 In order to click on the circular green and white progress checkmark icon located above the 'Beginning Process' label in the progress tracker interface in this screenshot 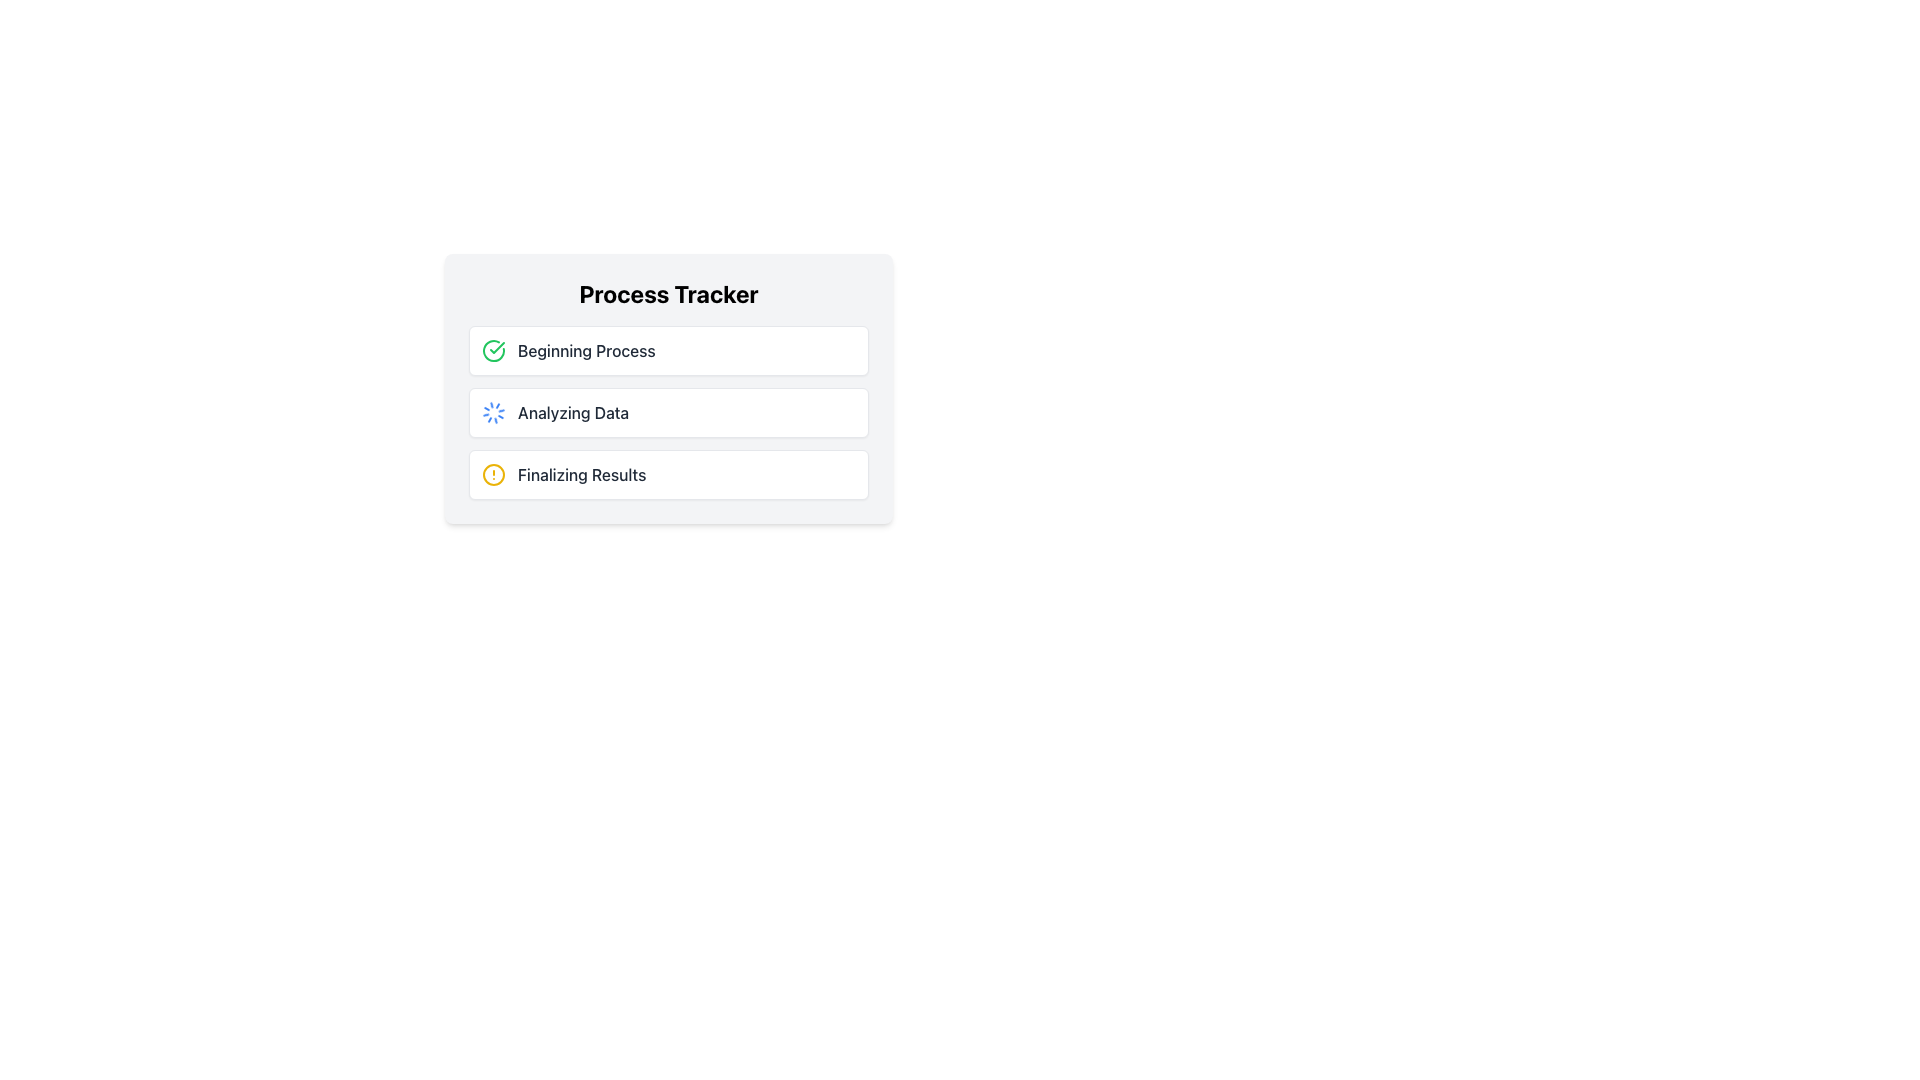, I will do `click(494, 349)`.